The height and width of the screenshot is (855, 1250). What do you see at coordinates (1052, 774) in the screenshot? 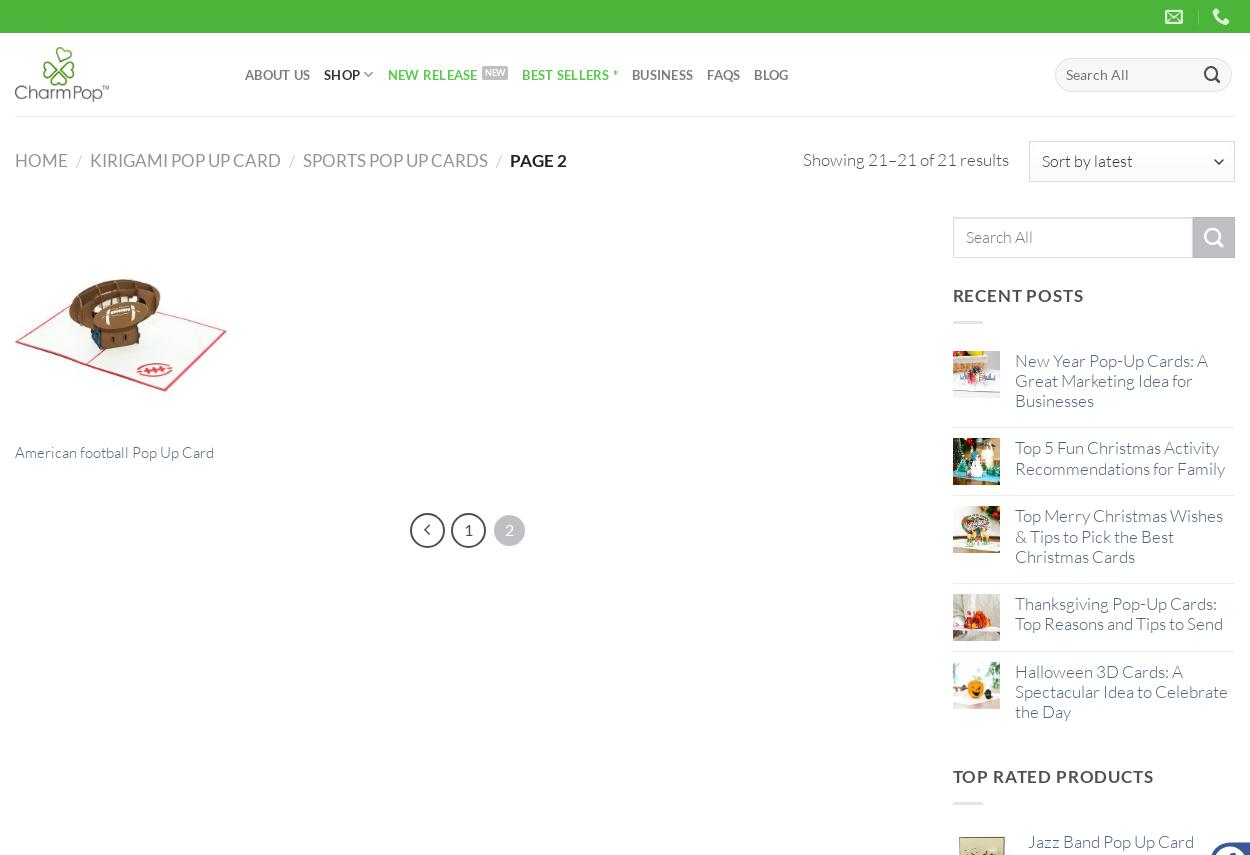
I see `'Top Rated Products'` at bounding box center [1052, 774].